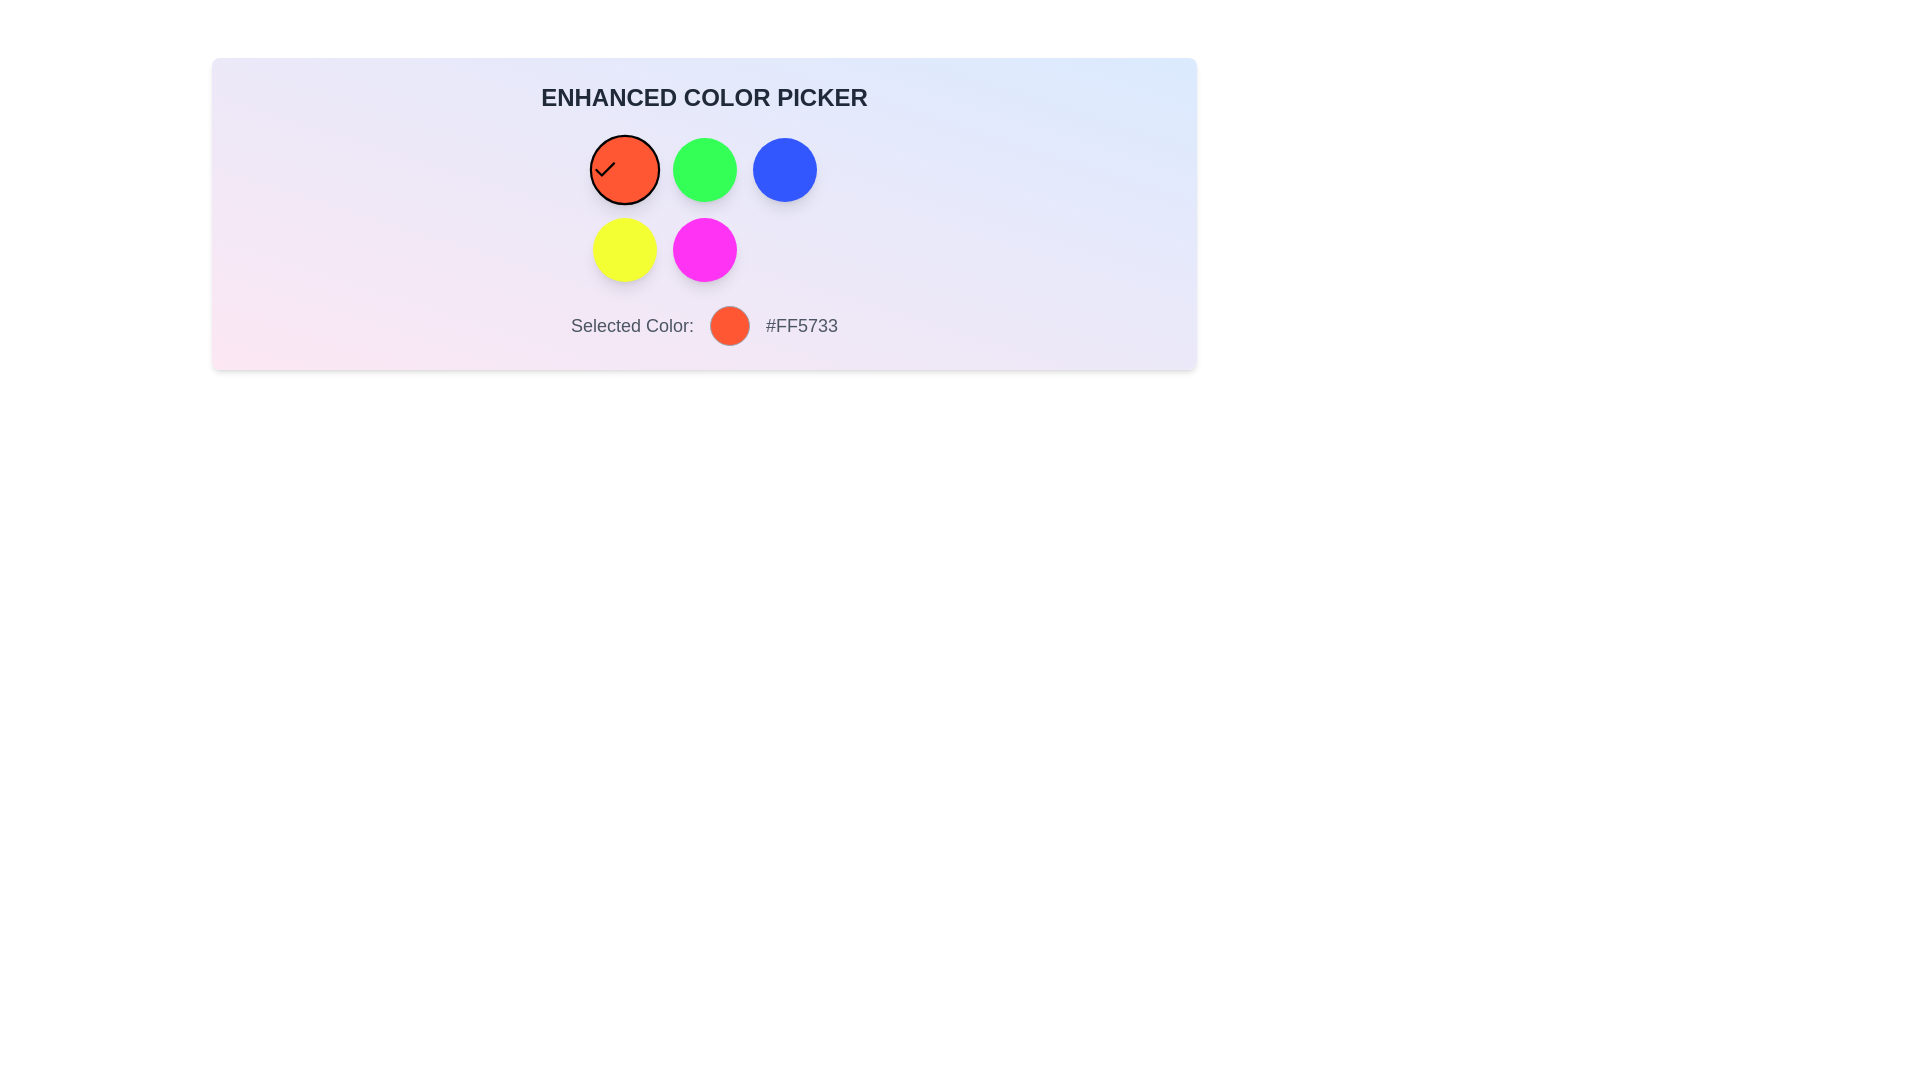 The width and height of the screenshot is (1920, 1080). Describe the element at coordinates (704, 249) in the screenshot. I see `the vibrant pink circular button located in the bottom row, middle column of the grid layout` at that location.